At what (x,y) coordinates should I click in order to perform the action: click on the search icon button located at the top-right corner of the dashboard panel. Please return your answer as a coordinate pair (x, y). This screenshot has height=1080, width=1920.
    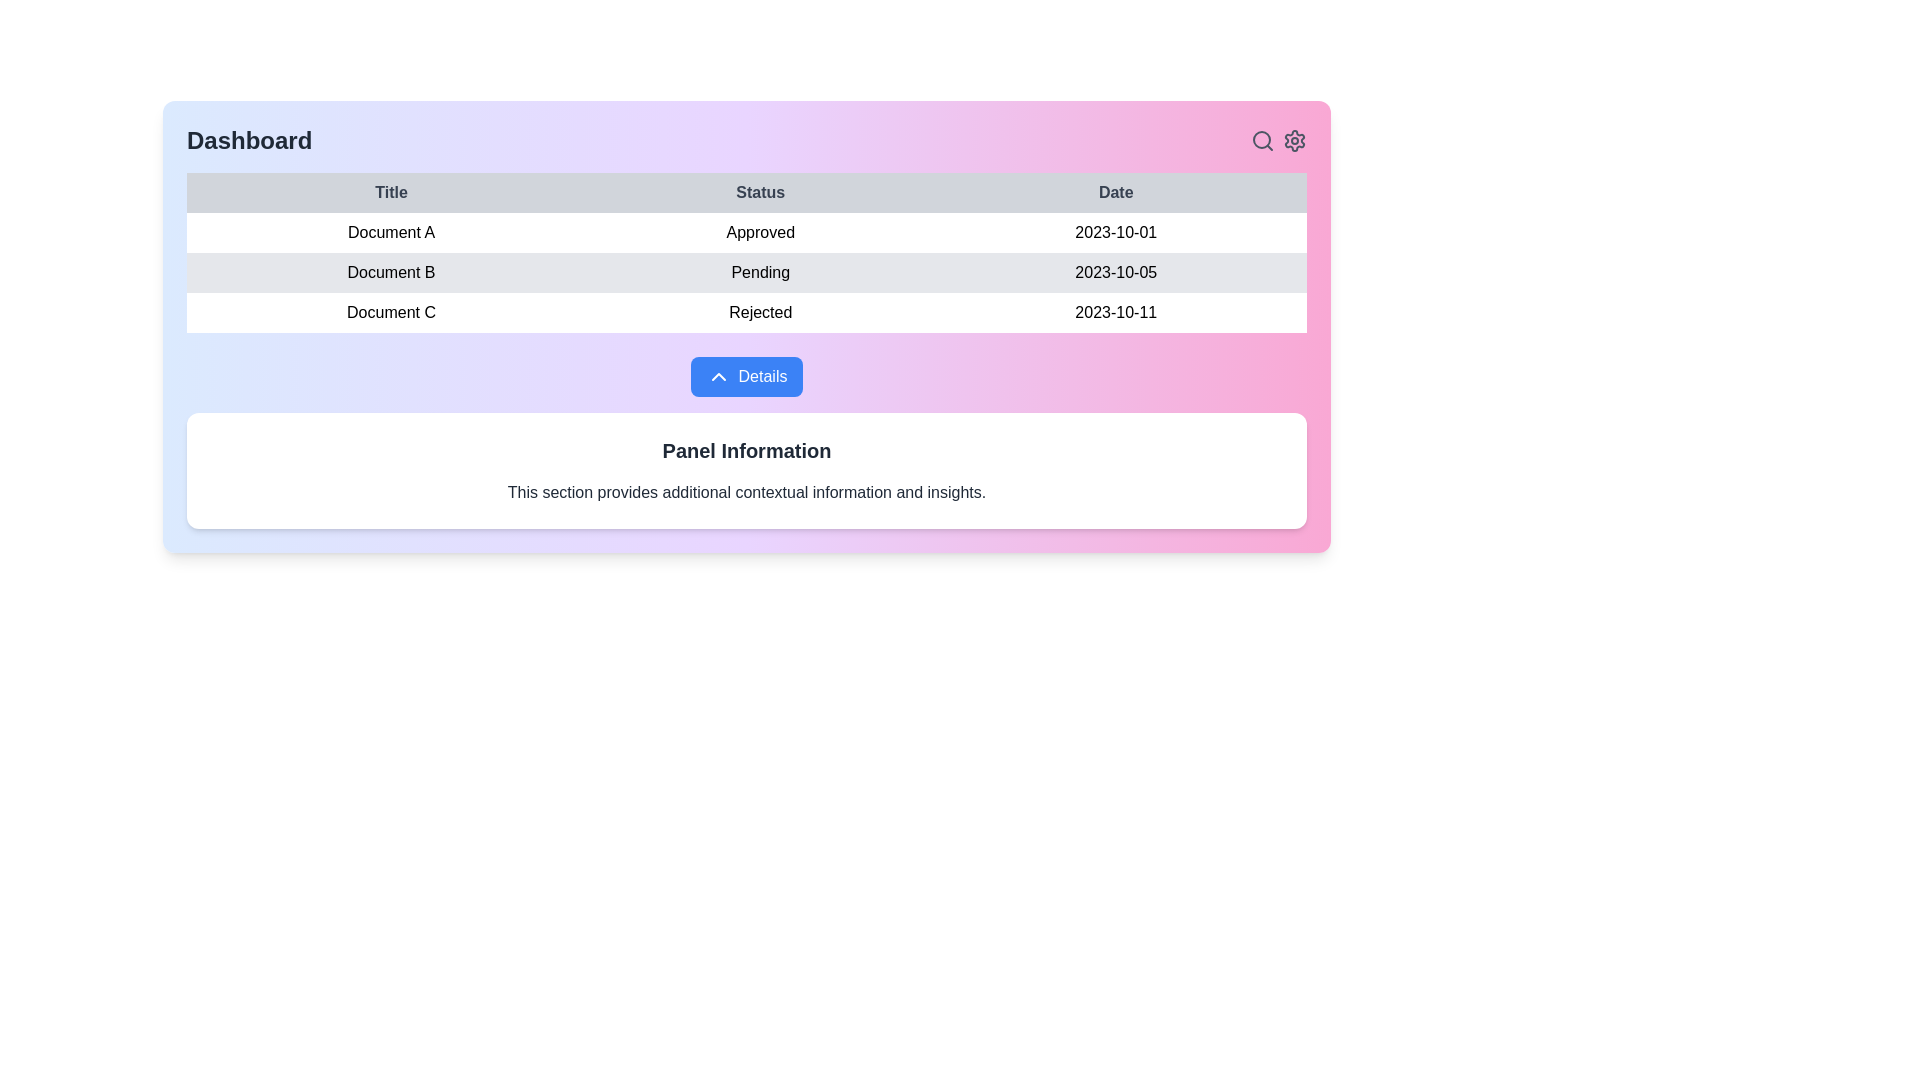
    Looking at the image, I should click on (1261, 140).